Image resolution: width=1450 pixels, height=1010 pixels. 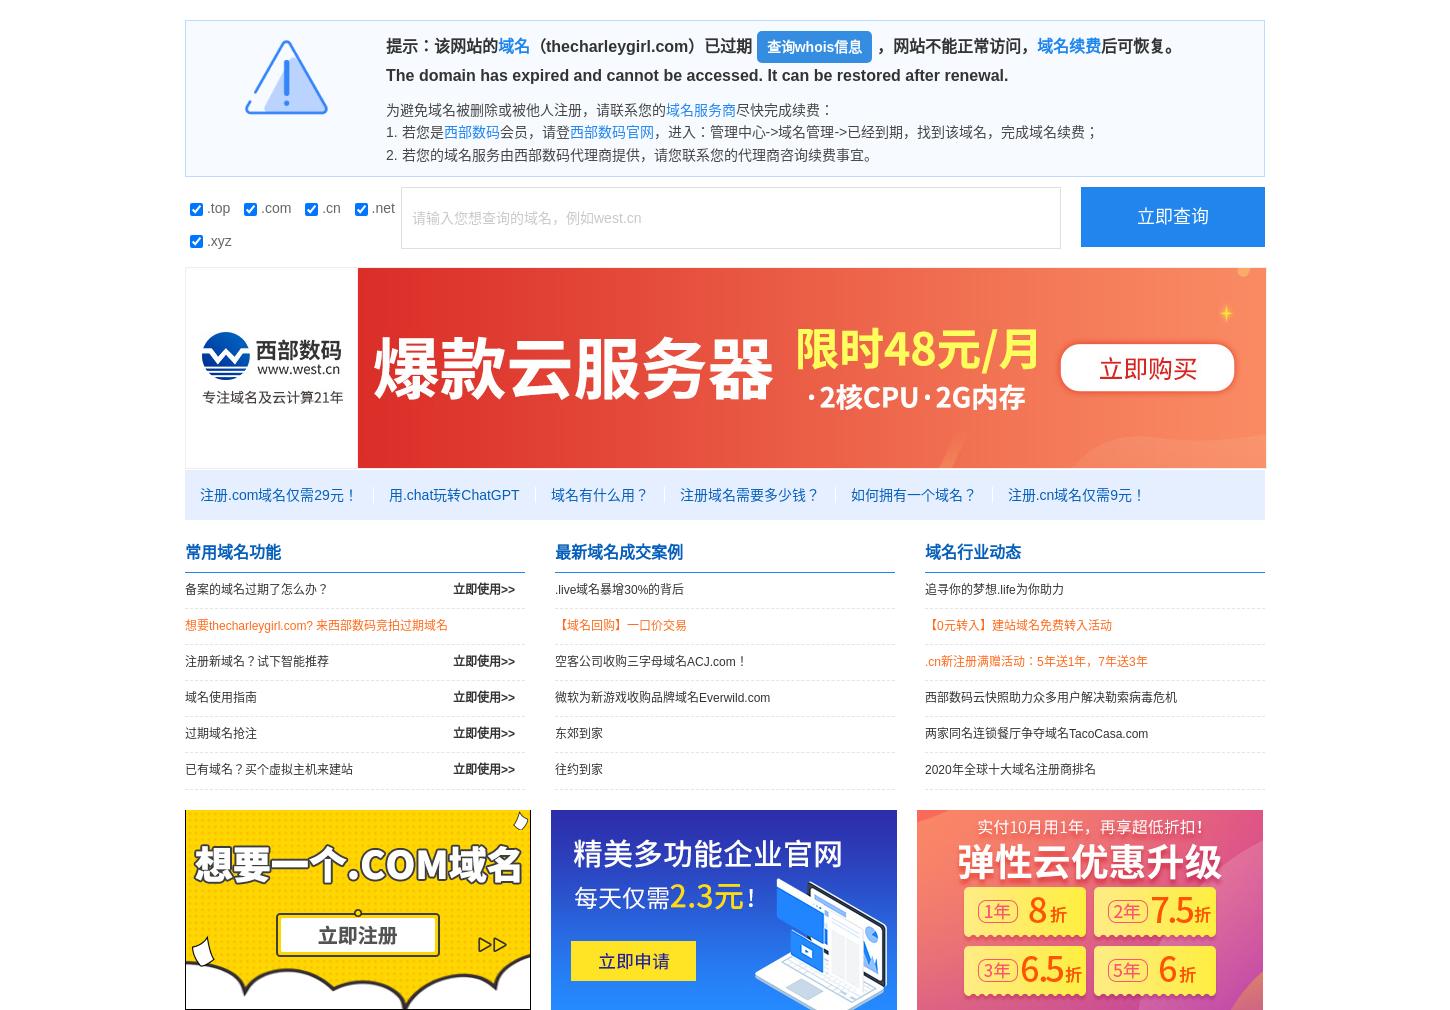 I want to click on '注册.com域名仅需29元！', so click(x=278, y=493).